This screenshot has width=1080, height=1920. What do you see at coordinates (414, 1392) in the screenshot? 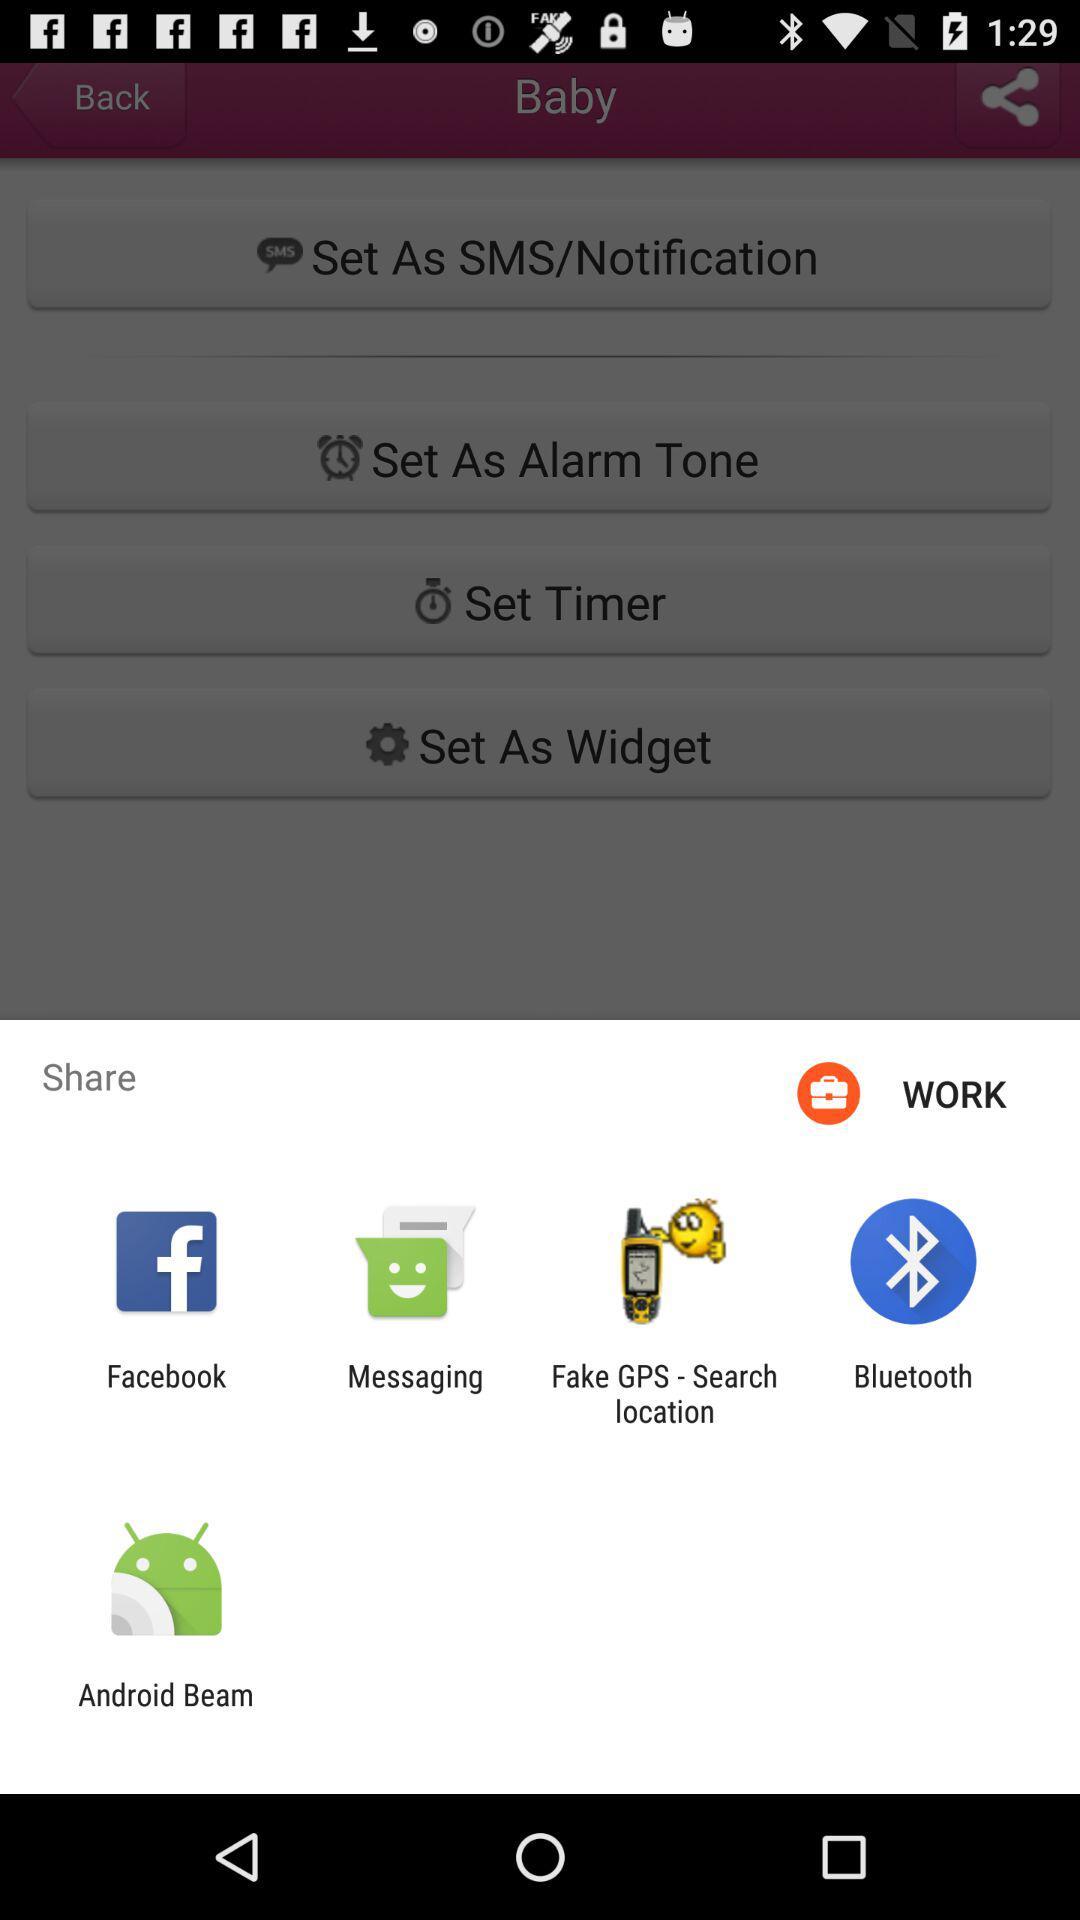
I see `messaging item` at bounding box center [414, 1392].